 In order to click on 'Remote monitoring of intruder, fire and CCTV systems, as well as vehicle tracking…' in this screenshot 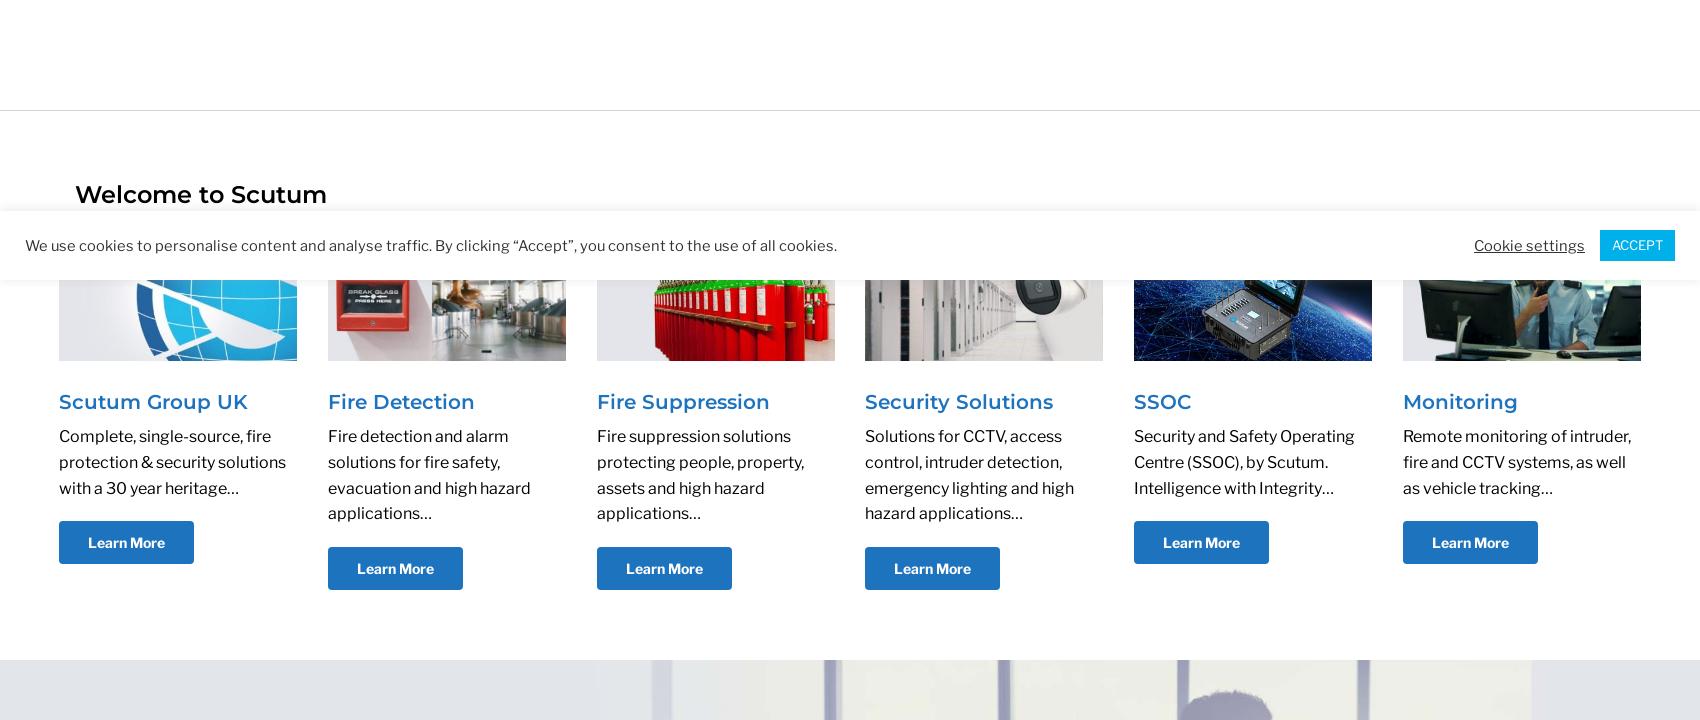, I will do `click(1516, 462)`.